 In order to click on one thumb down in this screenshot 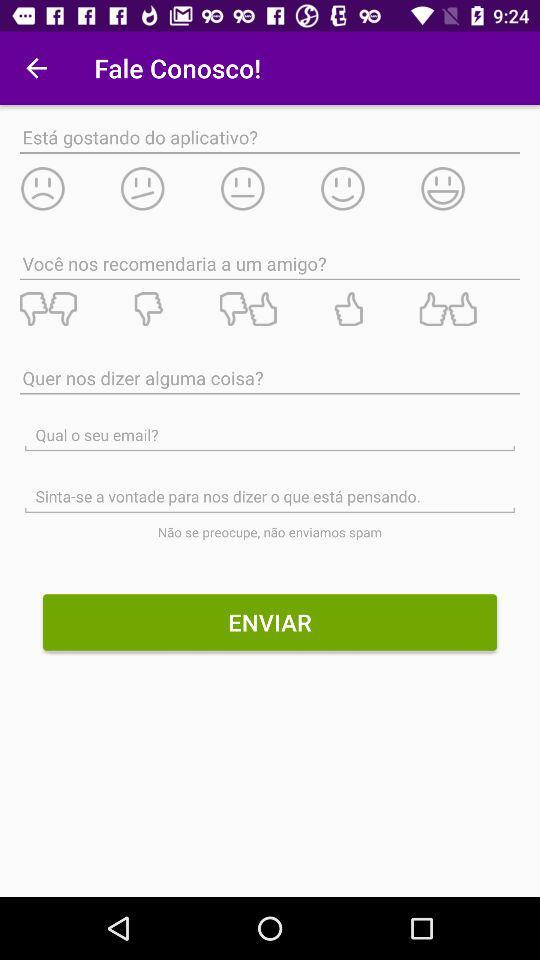, I will do `click(168, 309)`.